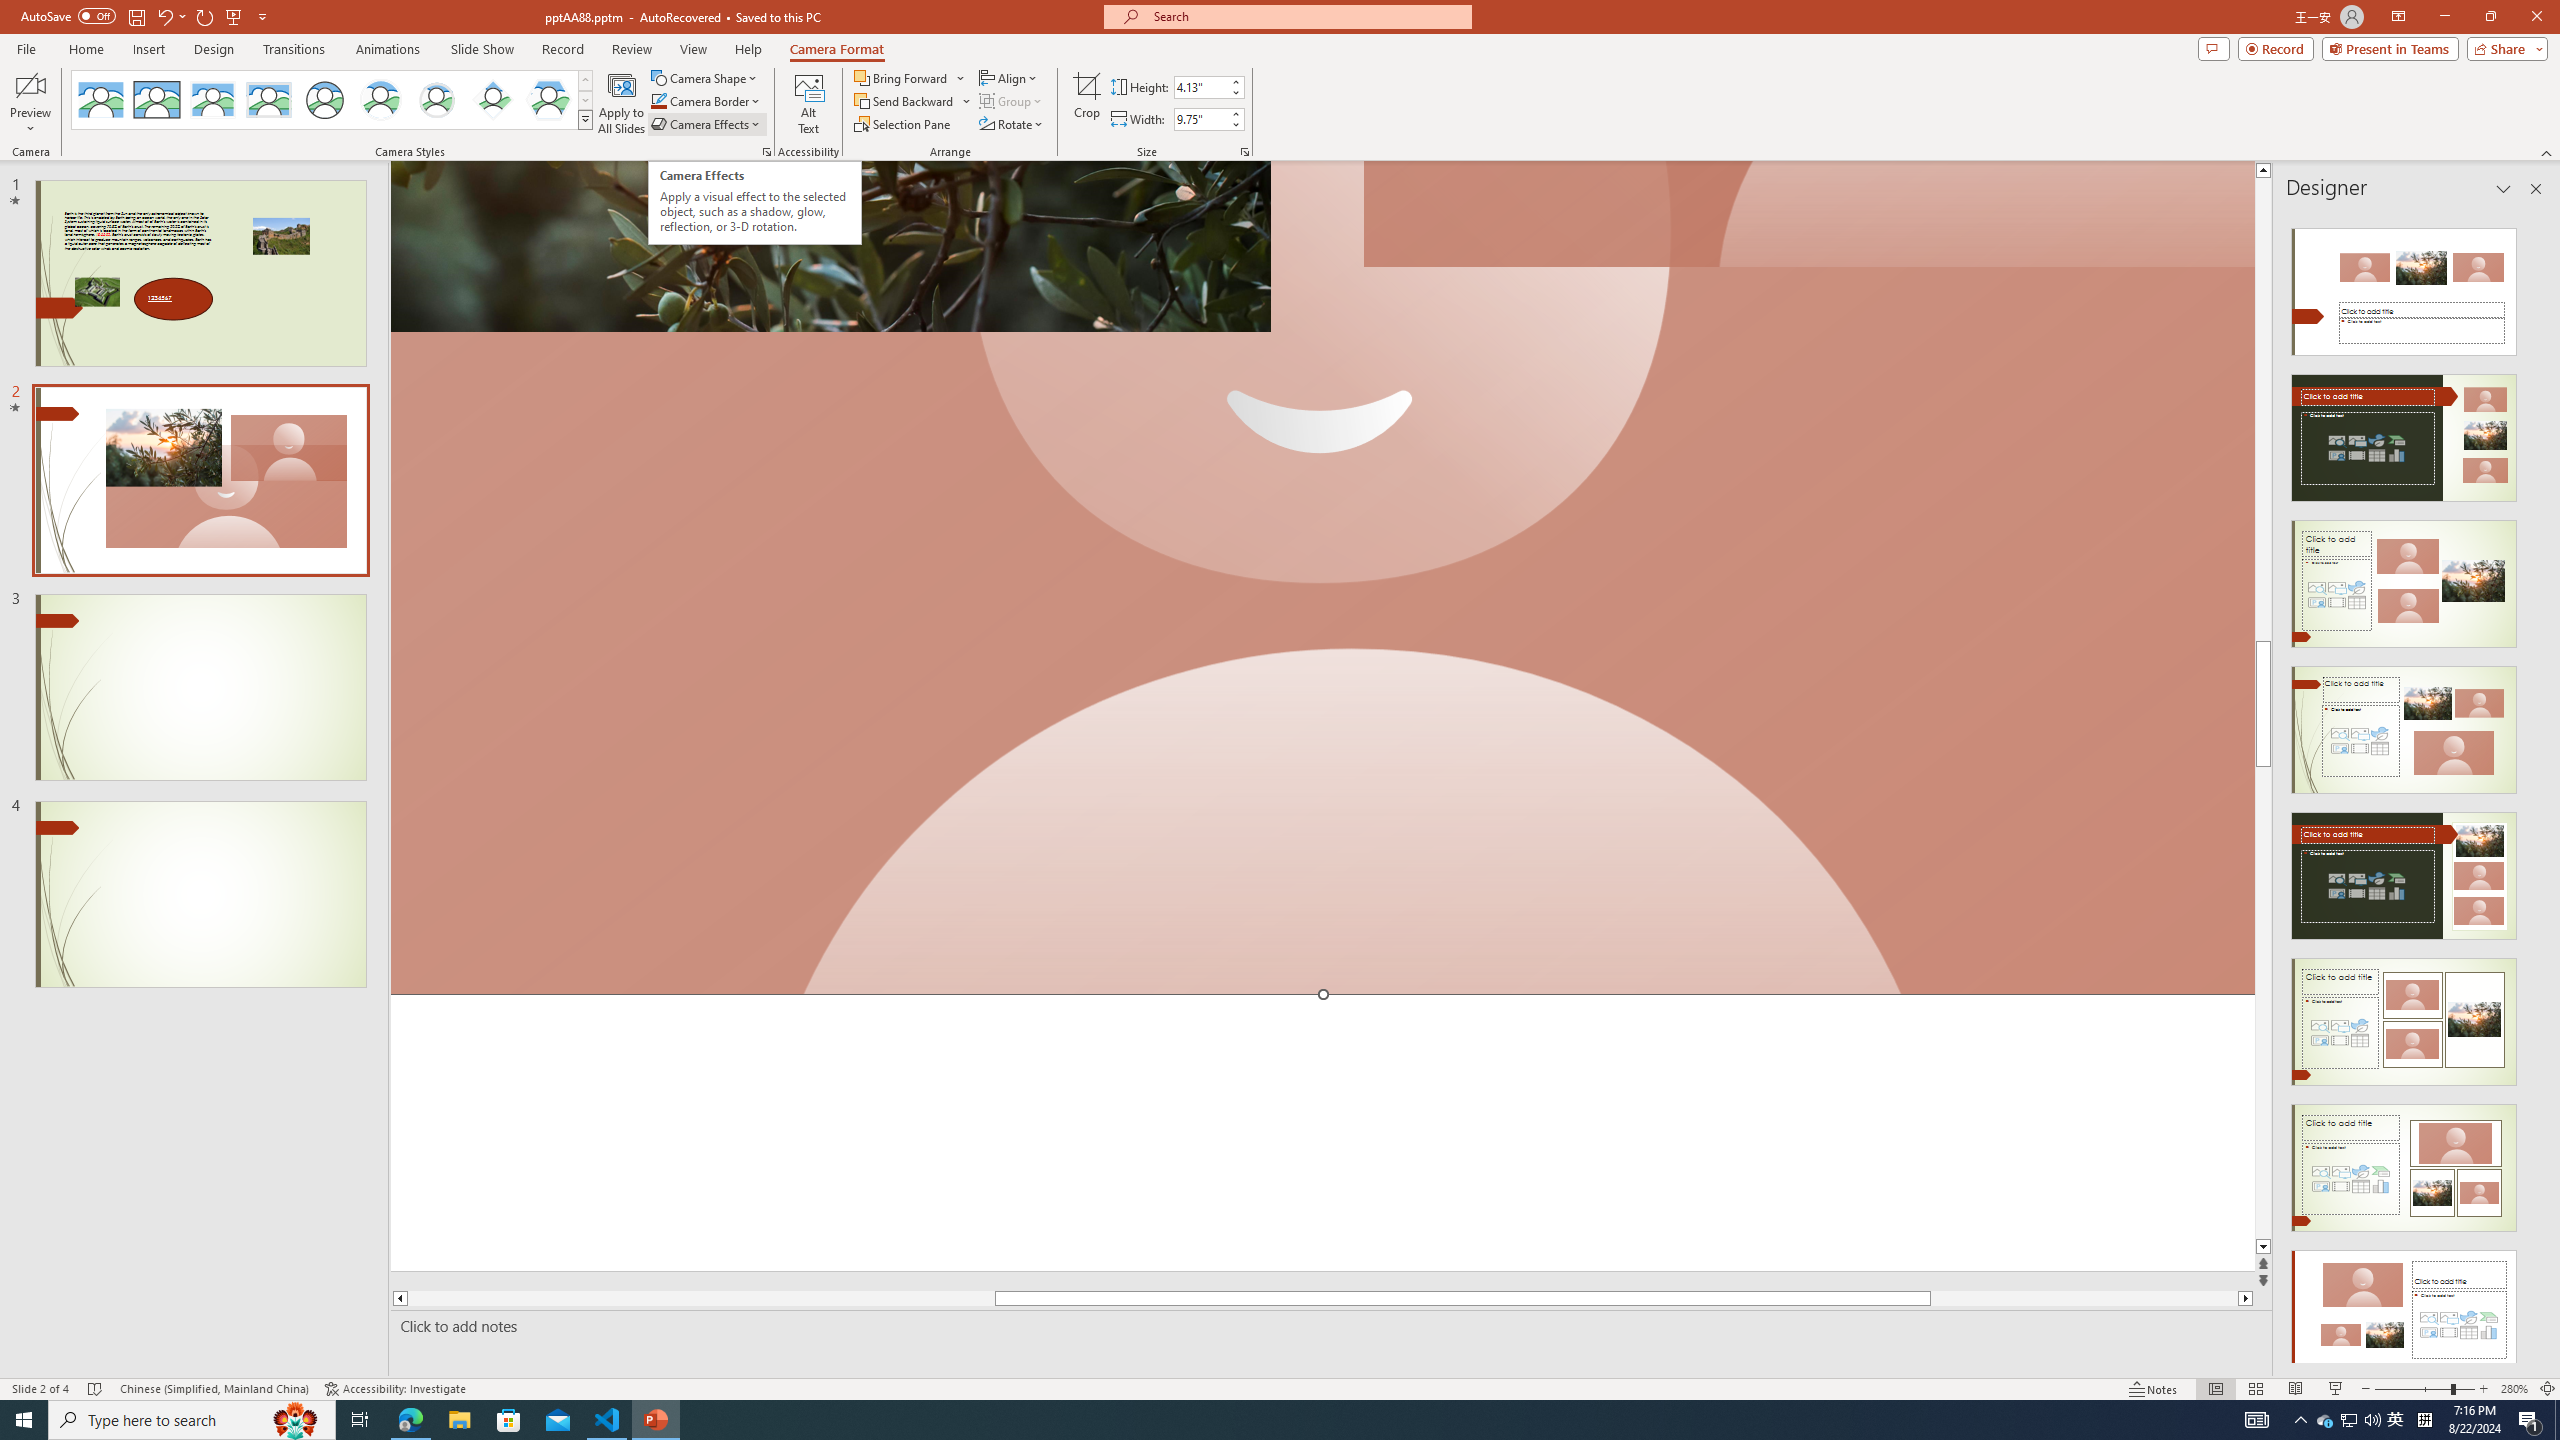  What do you see at coordinates (268, 99) in the screenshot?
I see `'Soft Edge Rectangle'` at bounding box center [268, 99].